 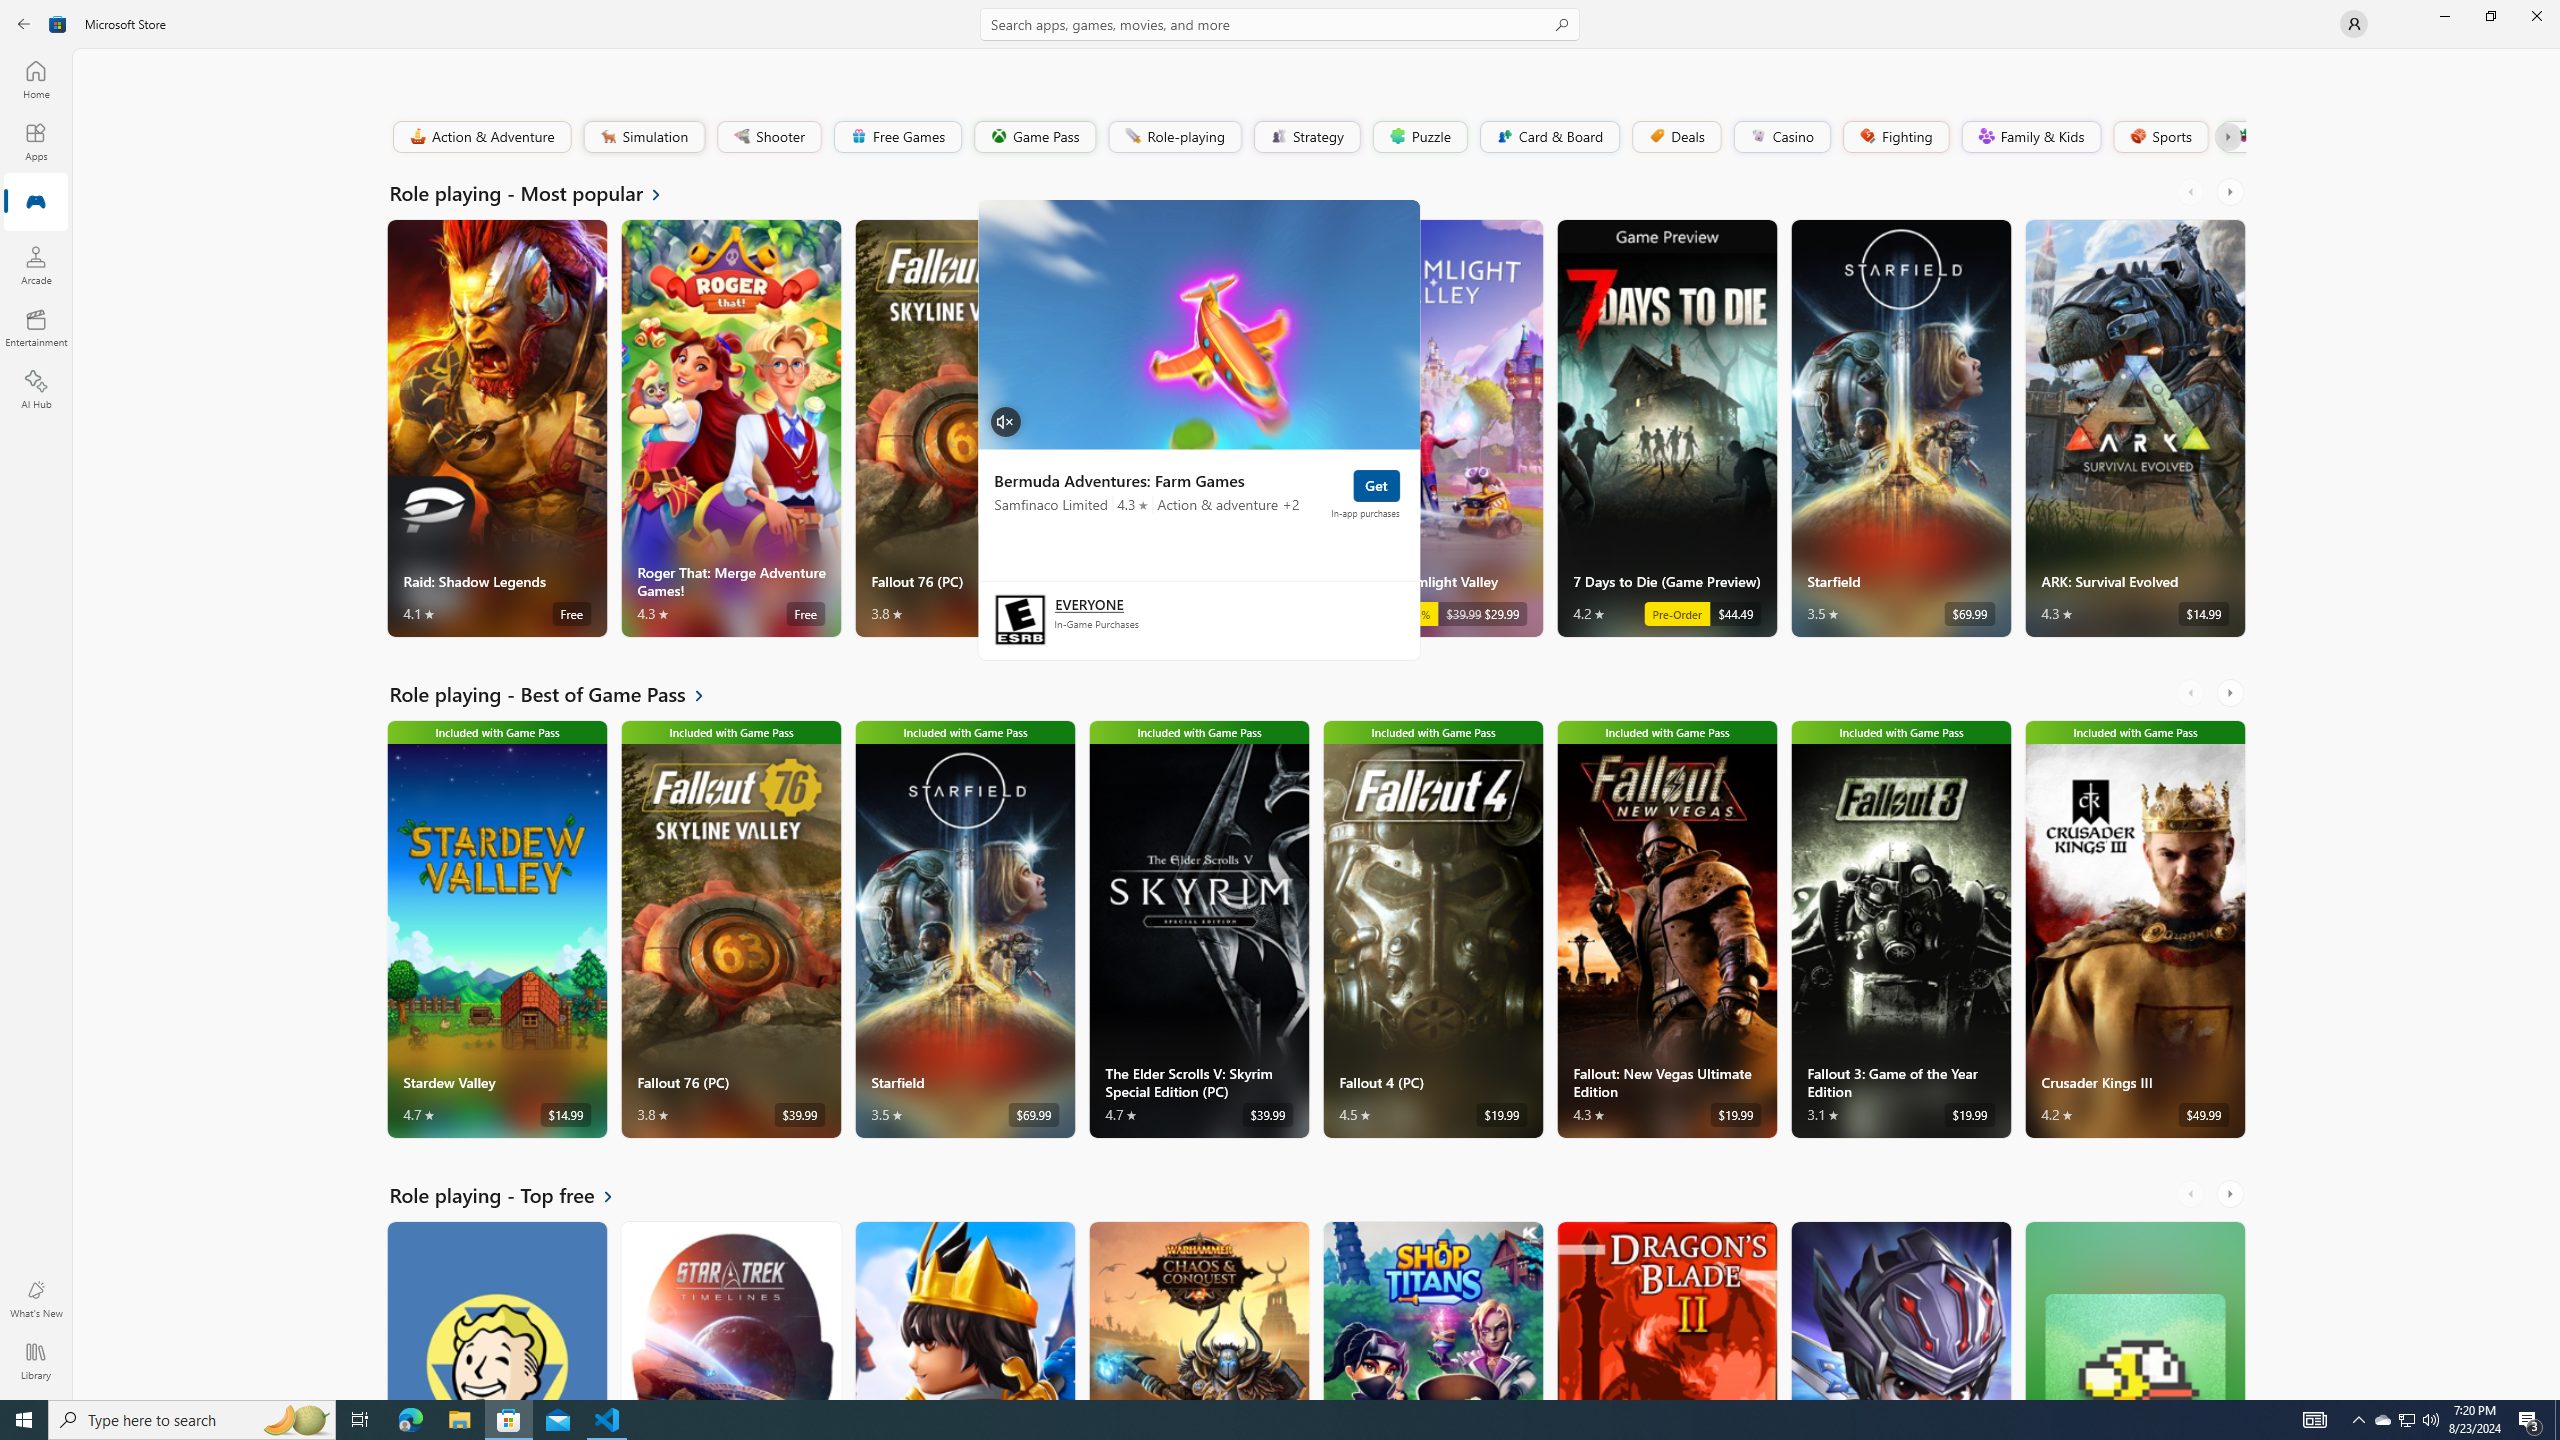 I want to click on 'Close Microsoft Store', so click(x=2535, y=15).